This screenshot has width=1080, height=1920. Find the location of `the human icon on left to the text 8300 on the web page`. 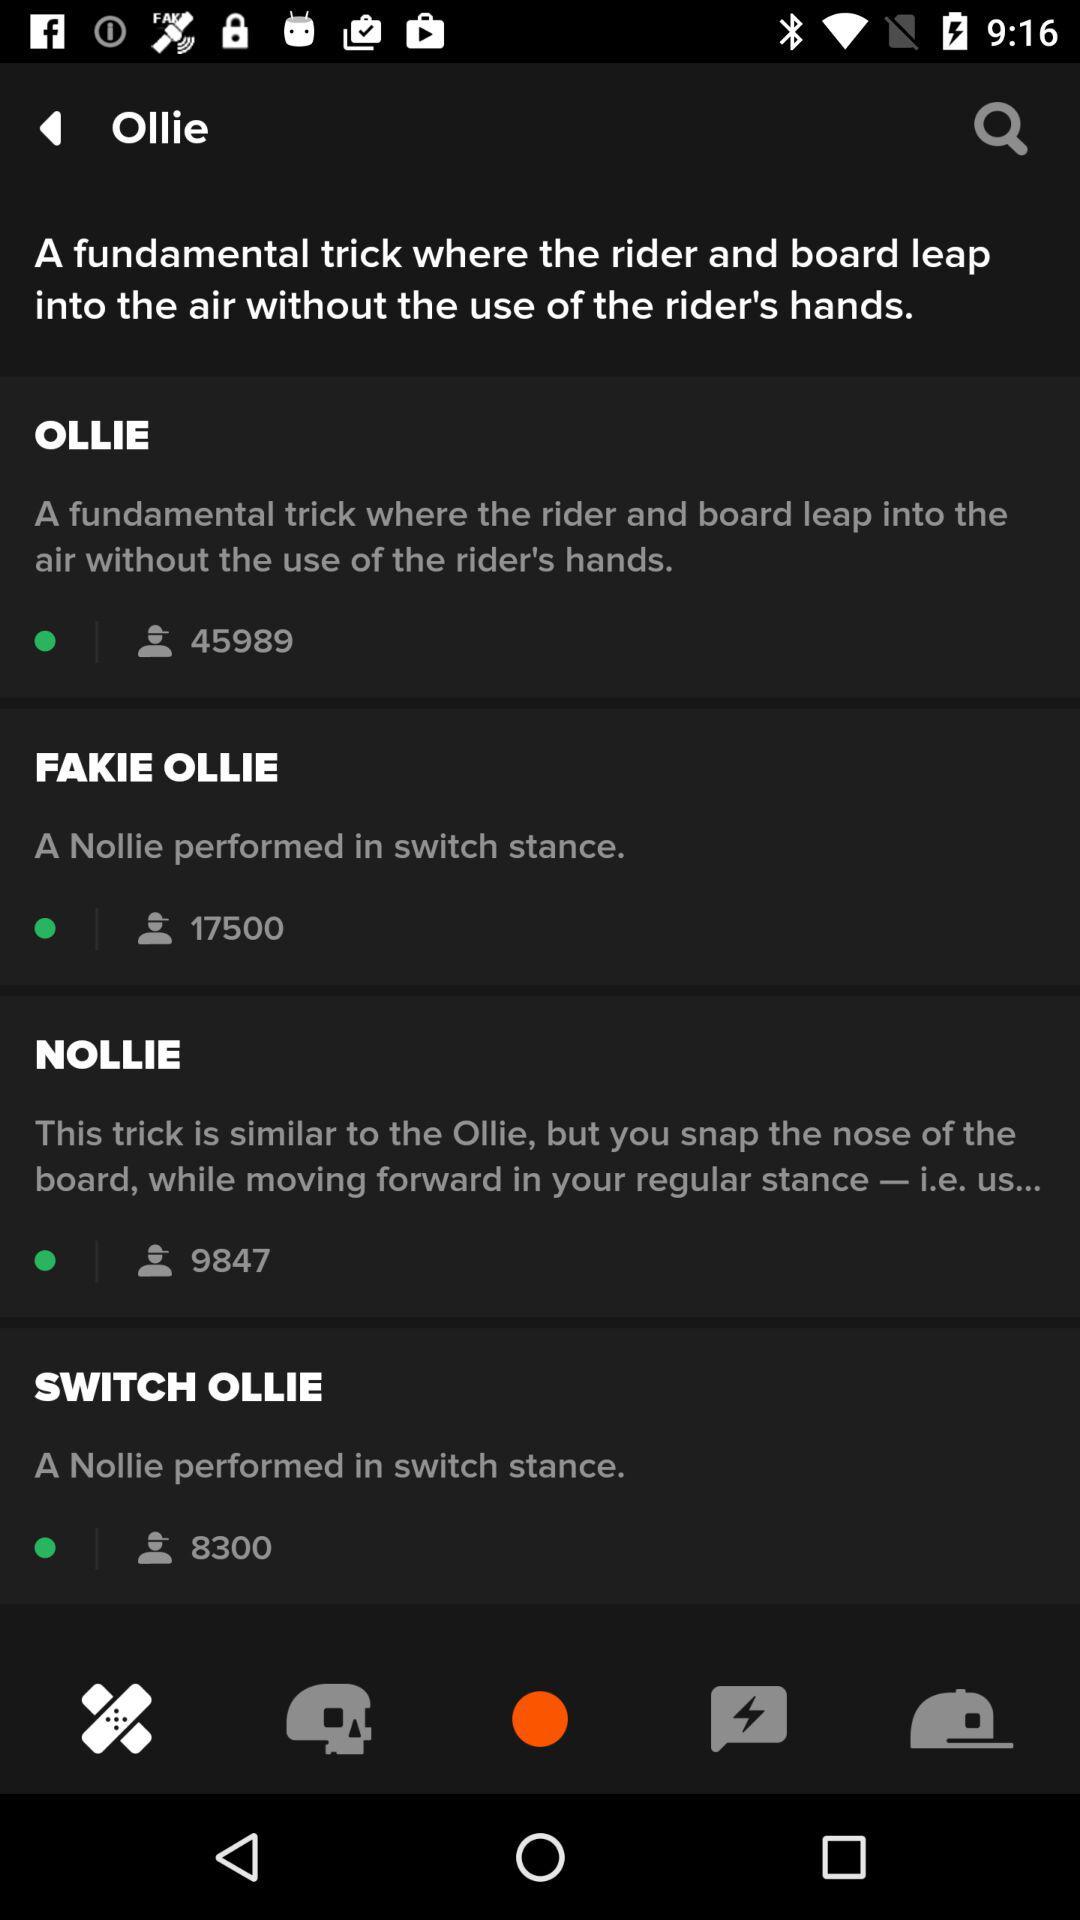

the human icon on left to the text 8300 on the web page is located at coordinates (153, 1547).